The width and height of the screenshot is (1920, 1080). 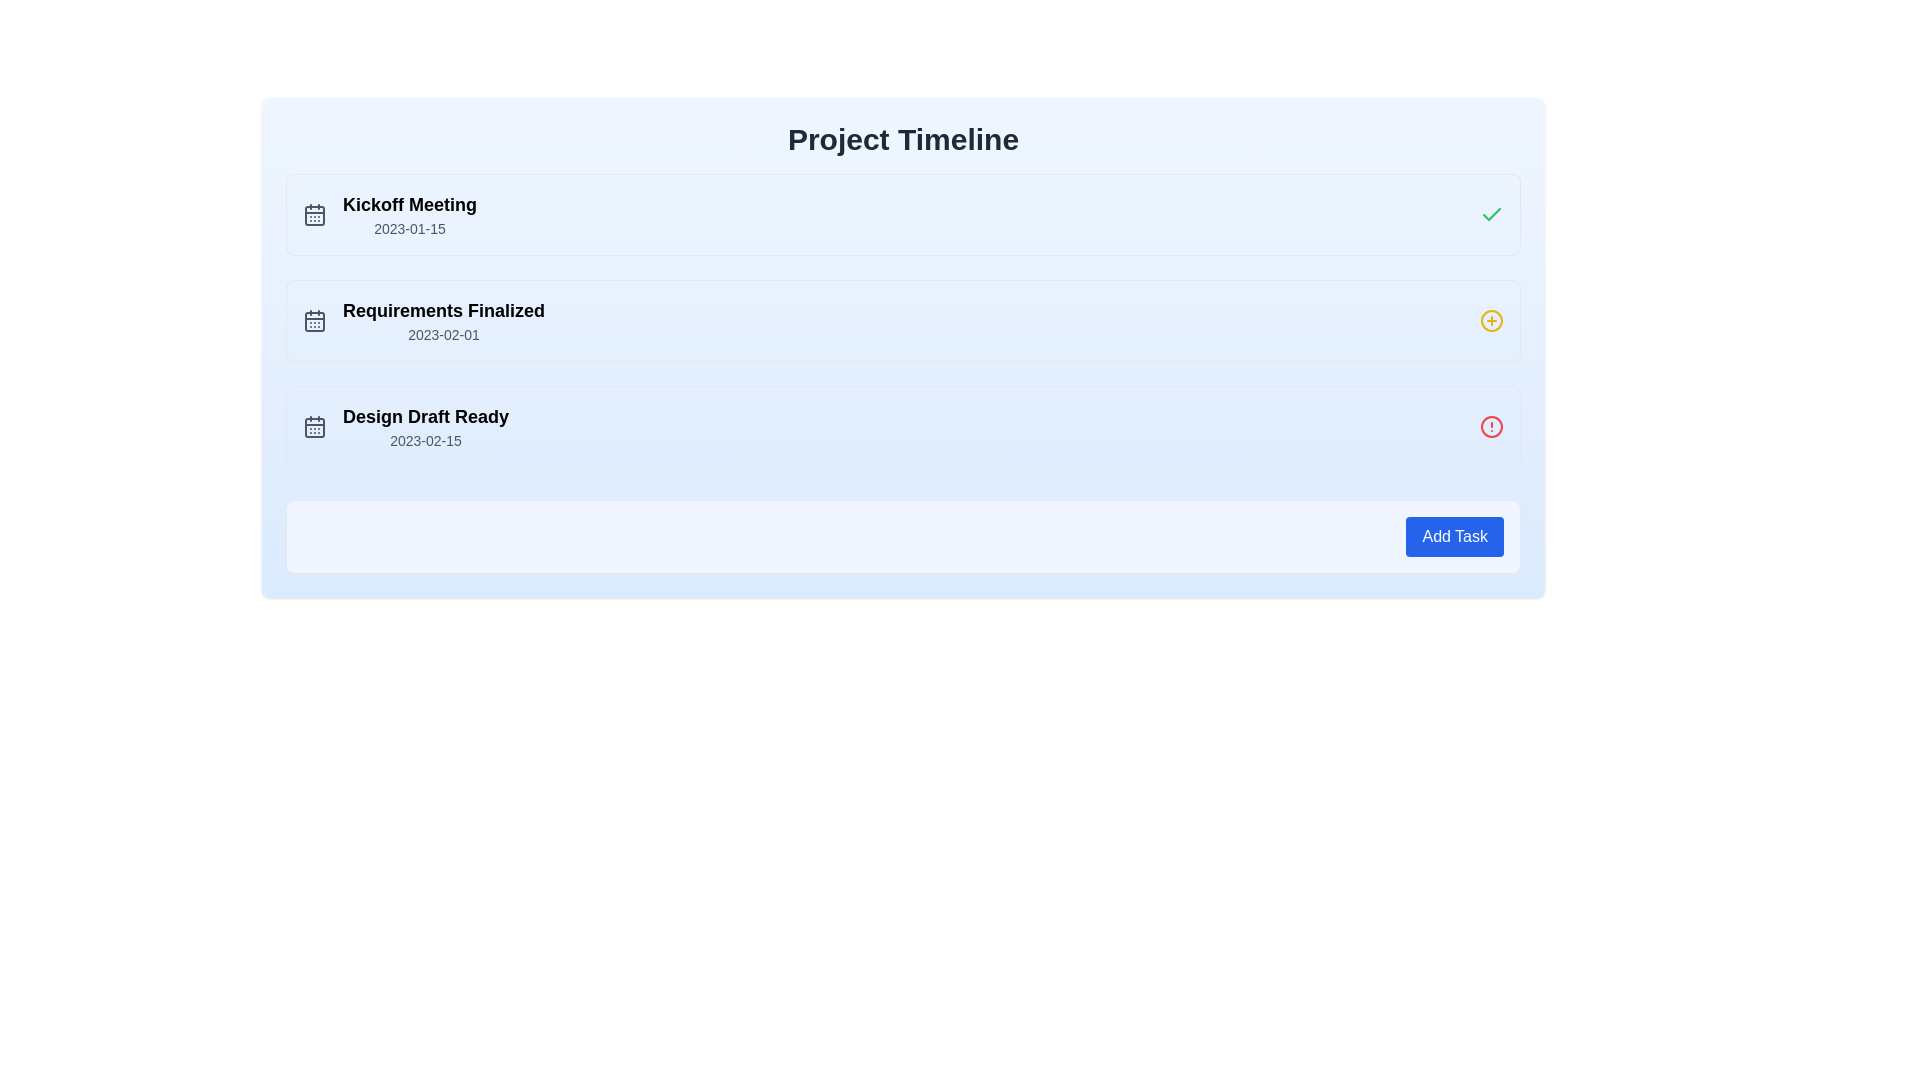 I want to click on the calendar icon, which is a simplified depiction of a calendar with rounded edges, located at the leftmost edge of the row containing the 'Design Draft Ready' task, so click(x=314, y=426).